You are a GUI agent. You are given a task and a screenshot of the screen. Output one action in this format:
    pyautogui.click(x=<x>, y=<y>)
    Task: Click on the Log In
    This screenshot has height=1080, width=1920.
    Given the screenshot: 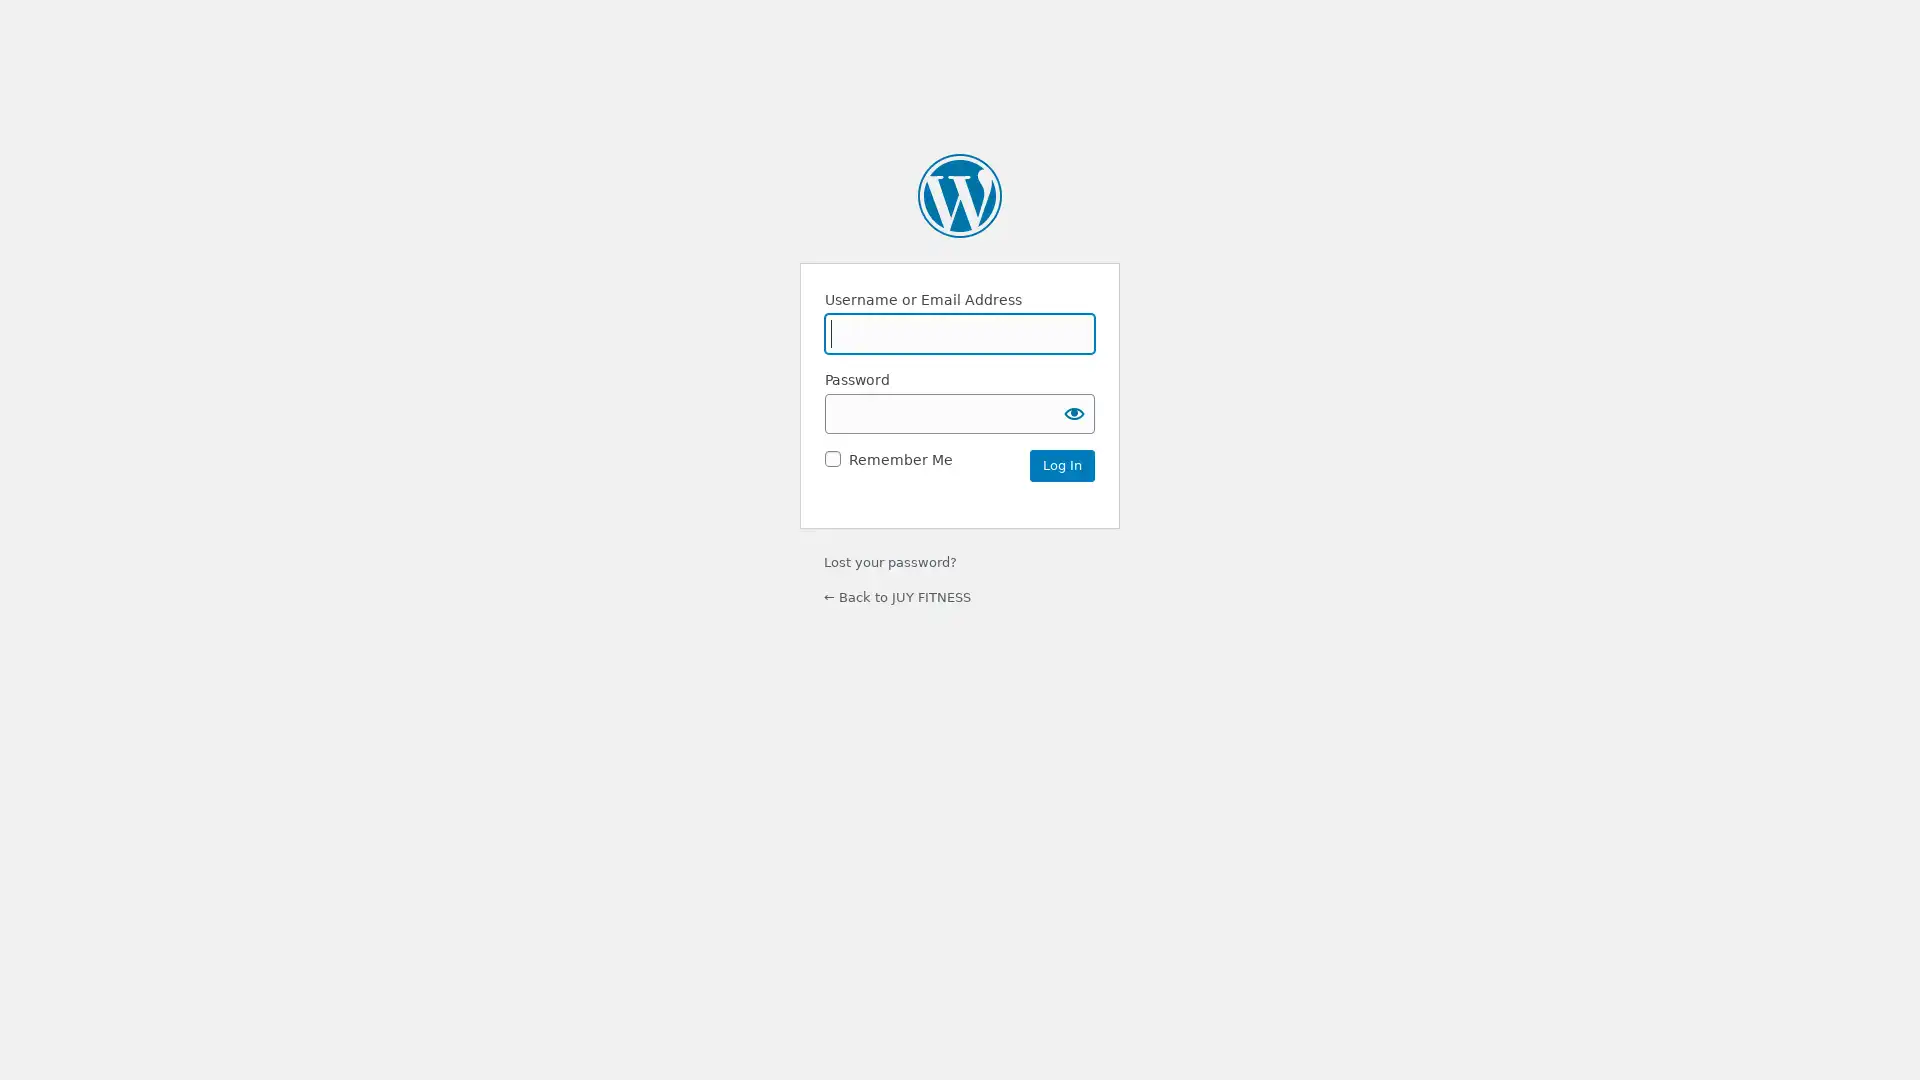 What is the action you would take?
    pyautogui.click(x=1061, y=465)
    